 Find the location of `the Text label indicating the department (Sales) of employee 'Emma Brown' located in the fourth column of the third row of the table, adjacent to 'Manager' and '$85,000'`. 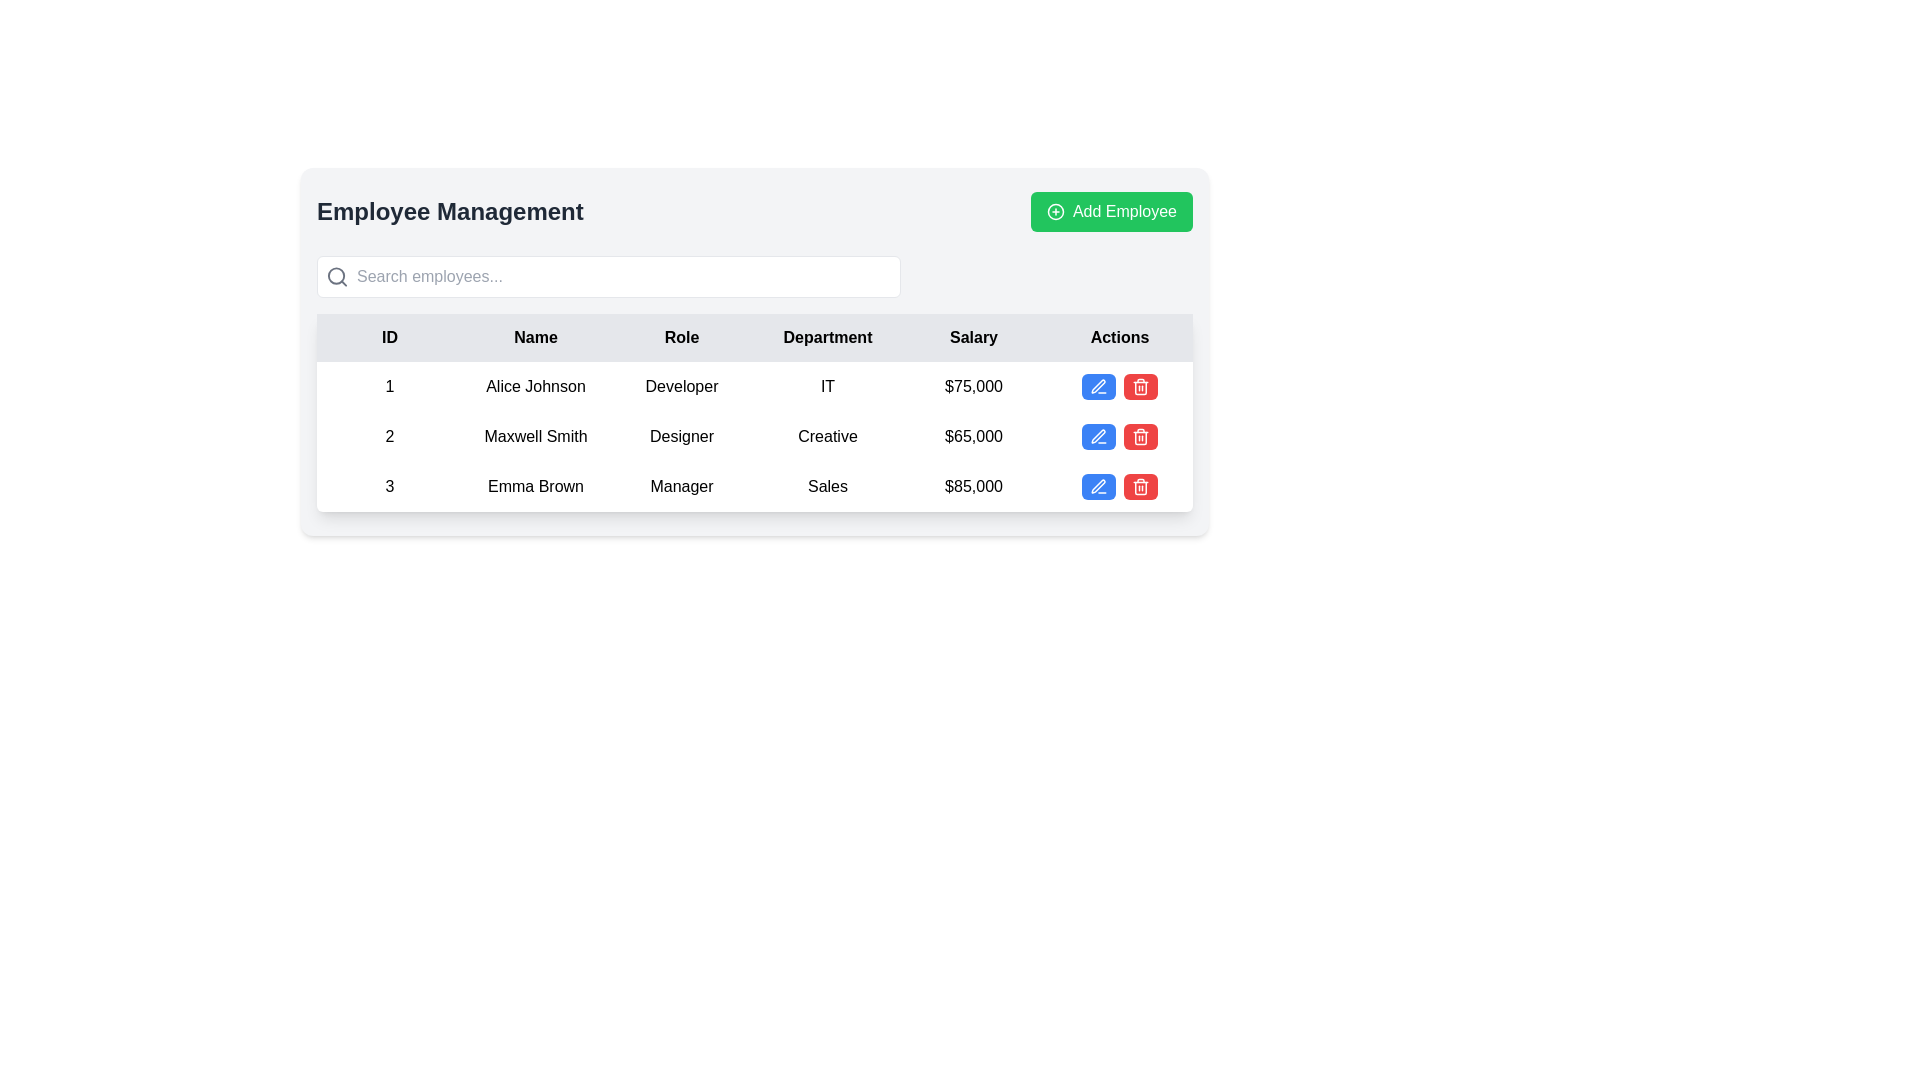

the Text label indicating the department (Sales) of employee 'Emma Brown' located in the fourth column of the third row of the table, adjacent to 'Manager' and '$85,000' is located at coordinates (828, 486).